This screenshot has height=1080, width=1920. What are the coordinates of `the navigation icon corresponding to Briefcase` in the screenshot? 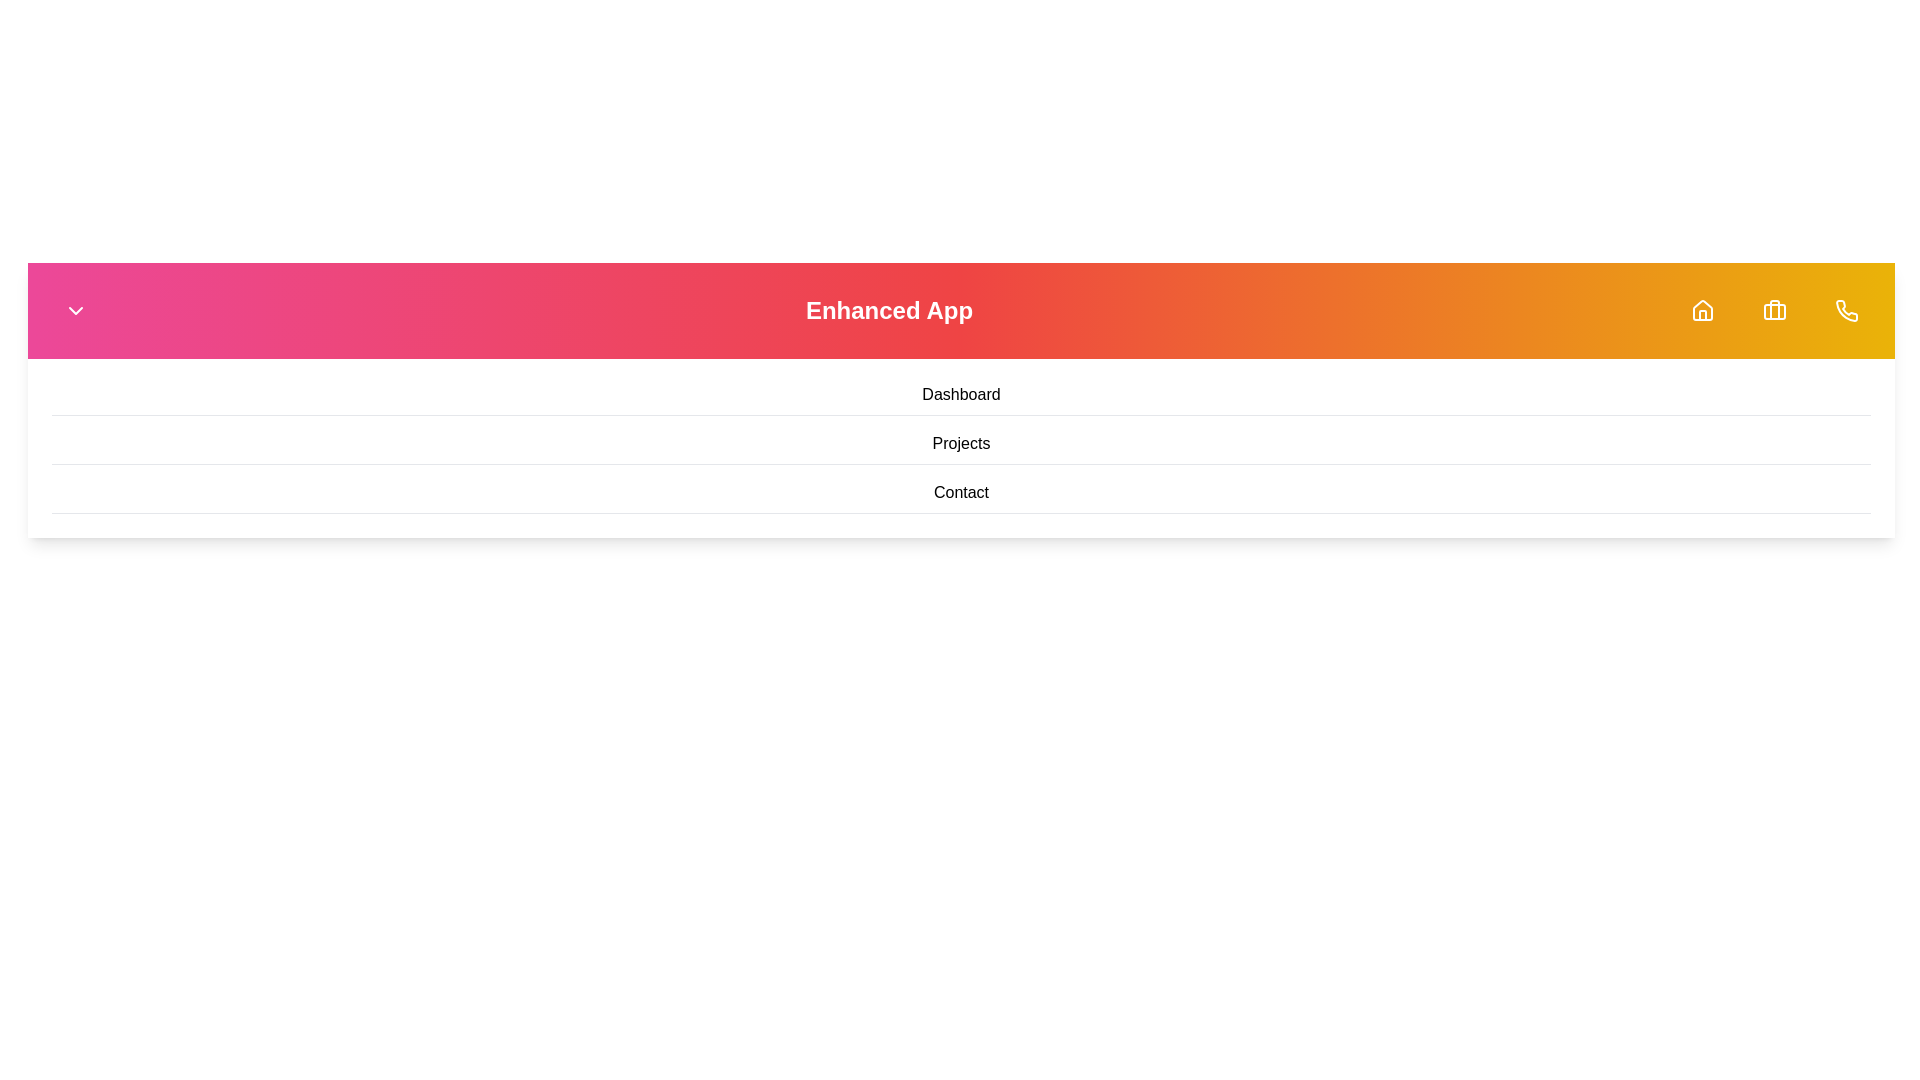 It's located at (1775, 311).